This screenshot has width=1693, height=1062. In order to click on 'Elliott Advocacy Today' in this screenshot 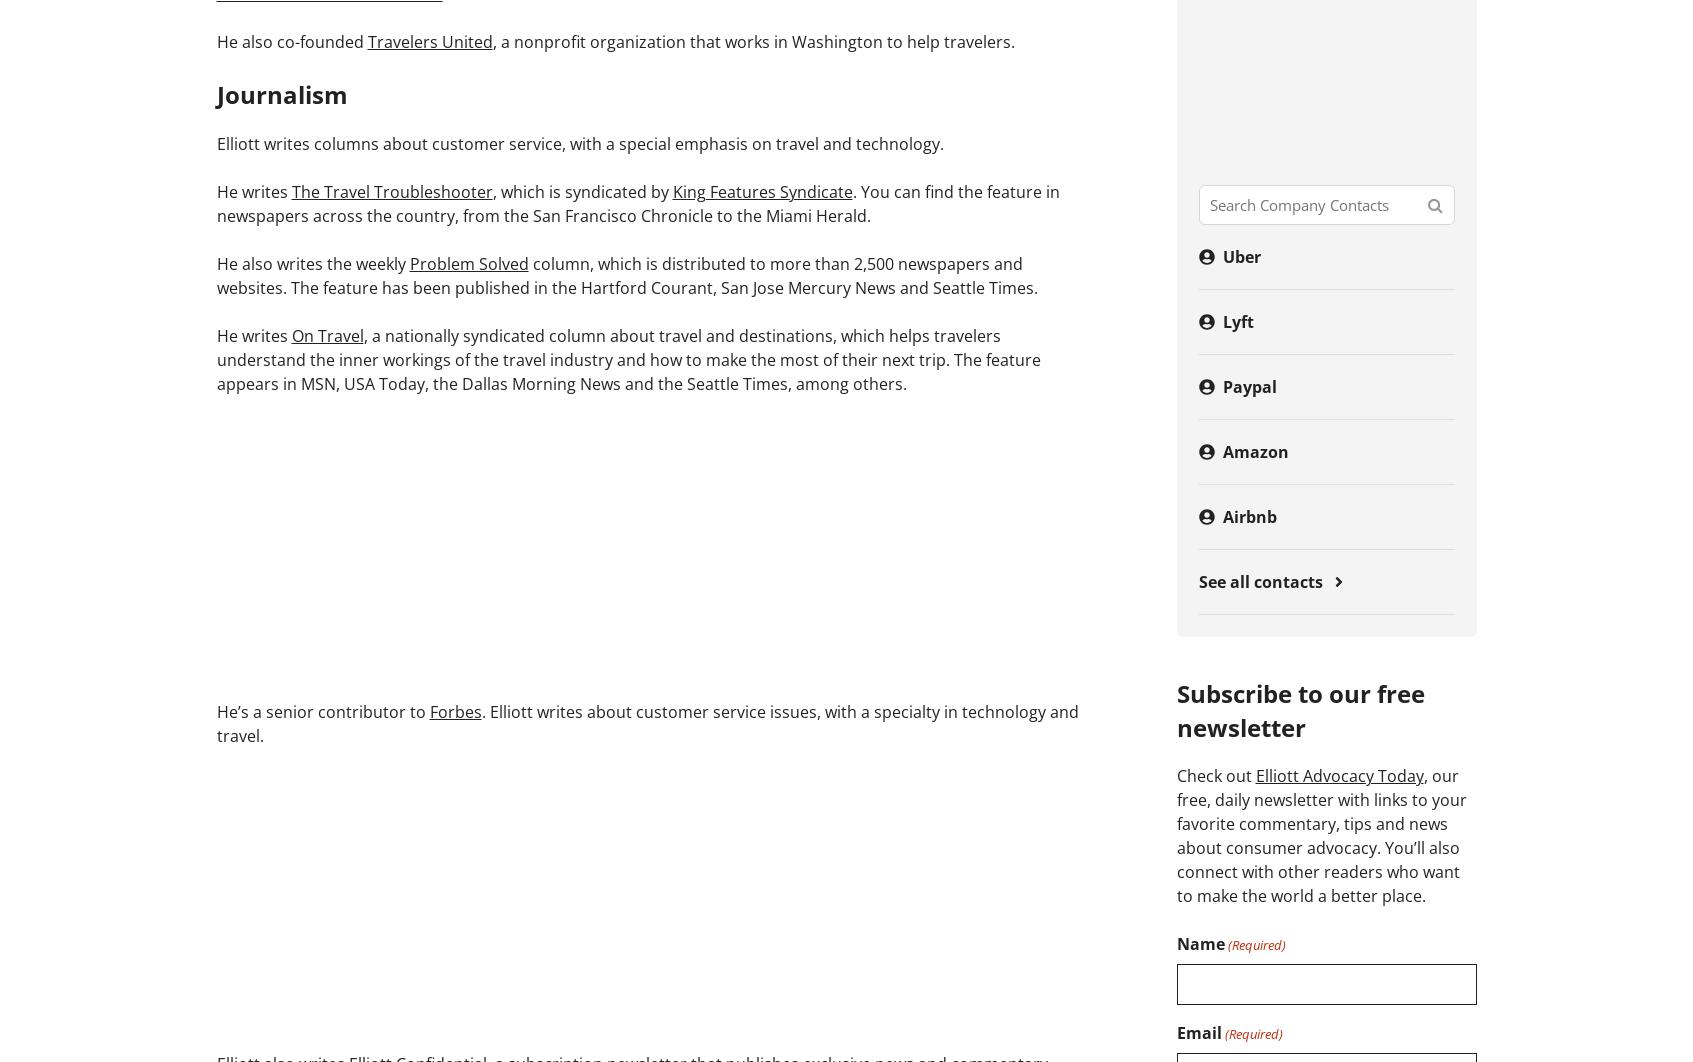, I will do `click(1337, 776)`.